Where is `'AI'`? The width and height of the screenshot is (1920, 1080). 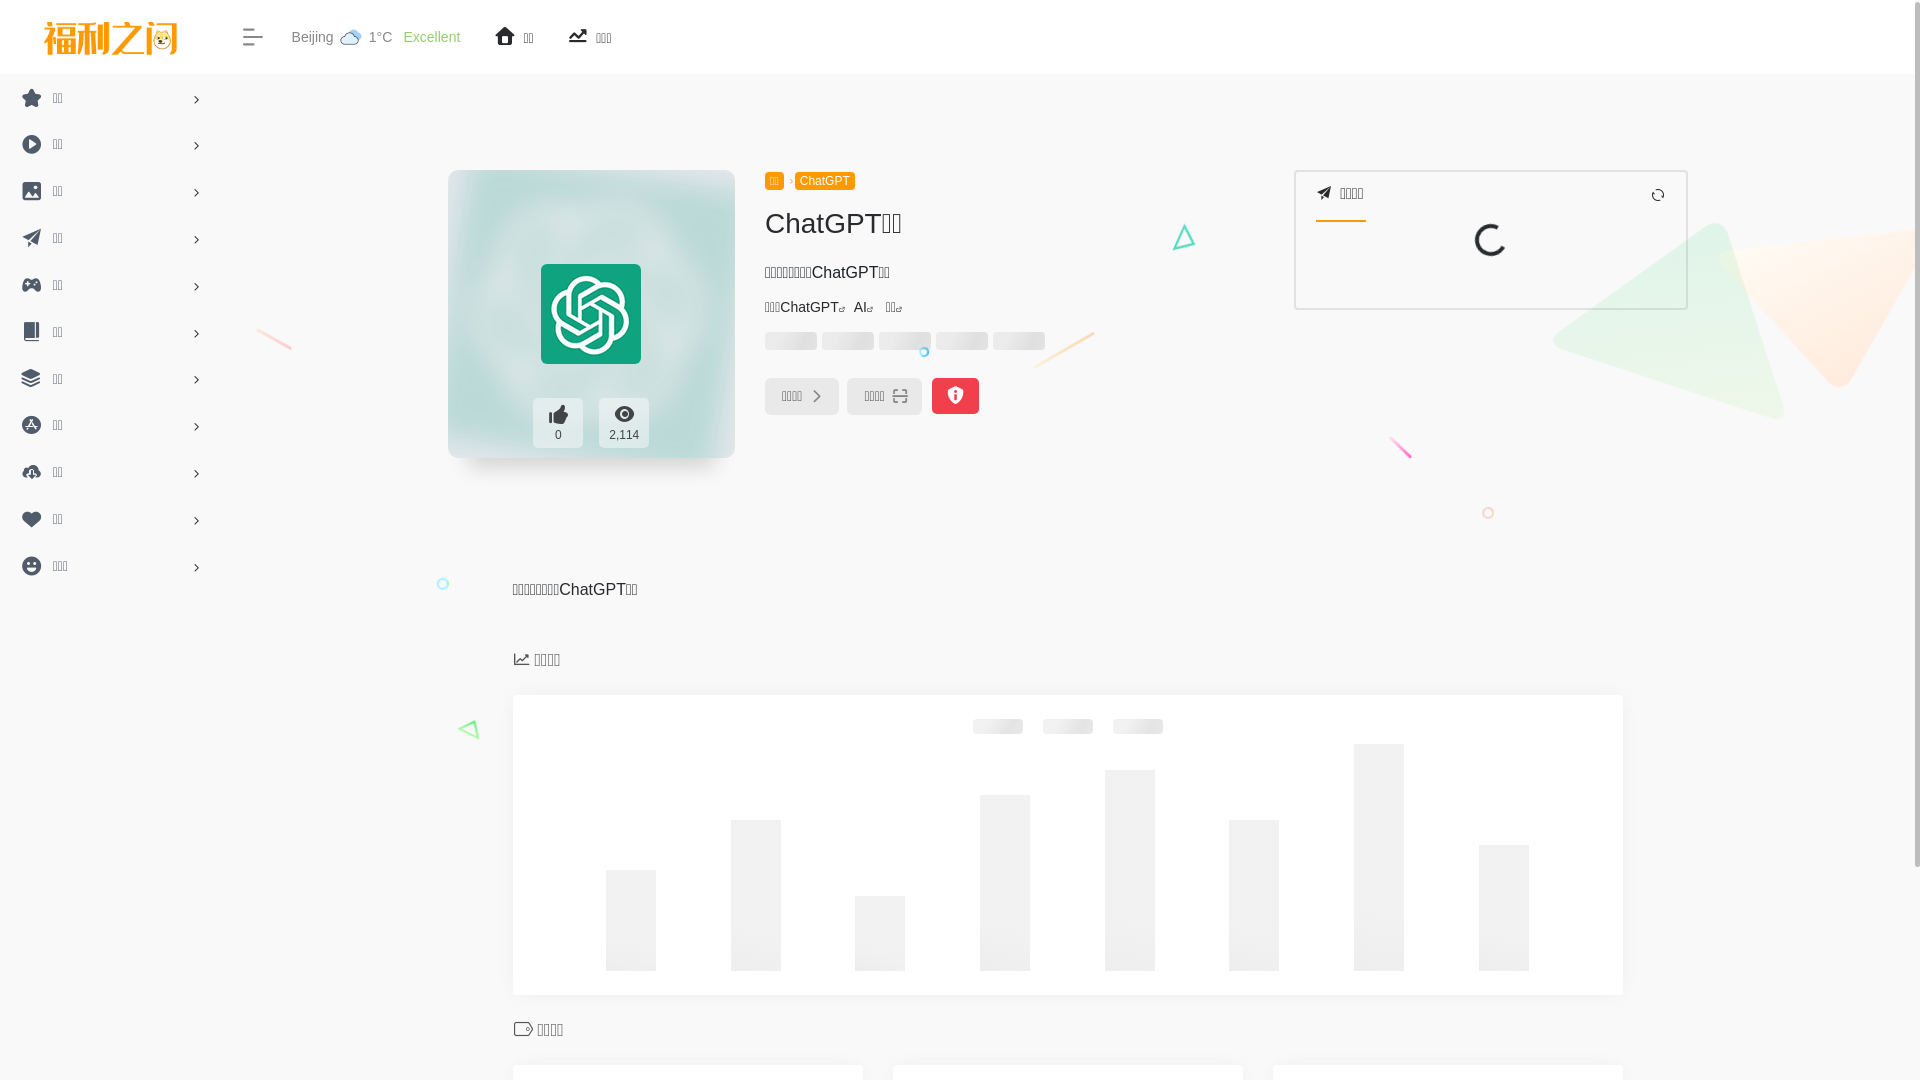 'AI' is located at coordinates (860, 307).